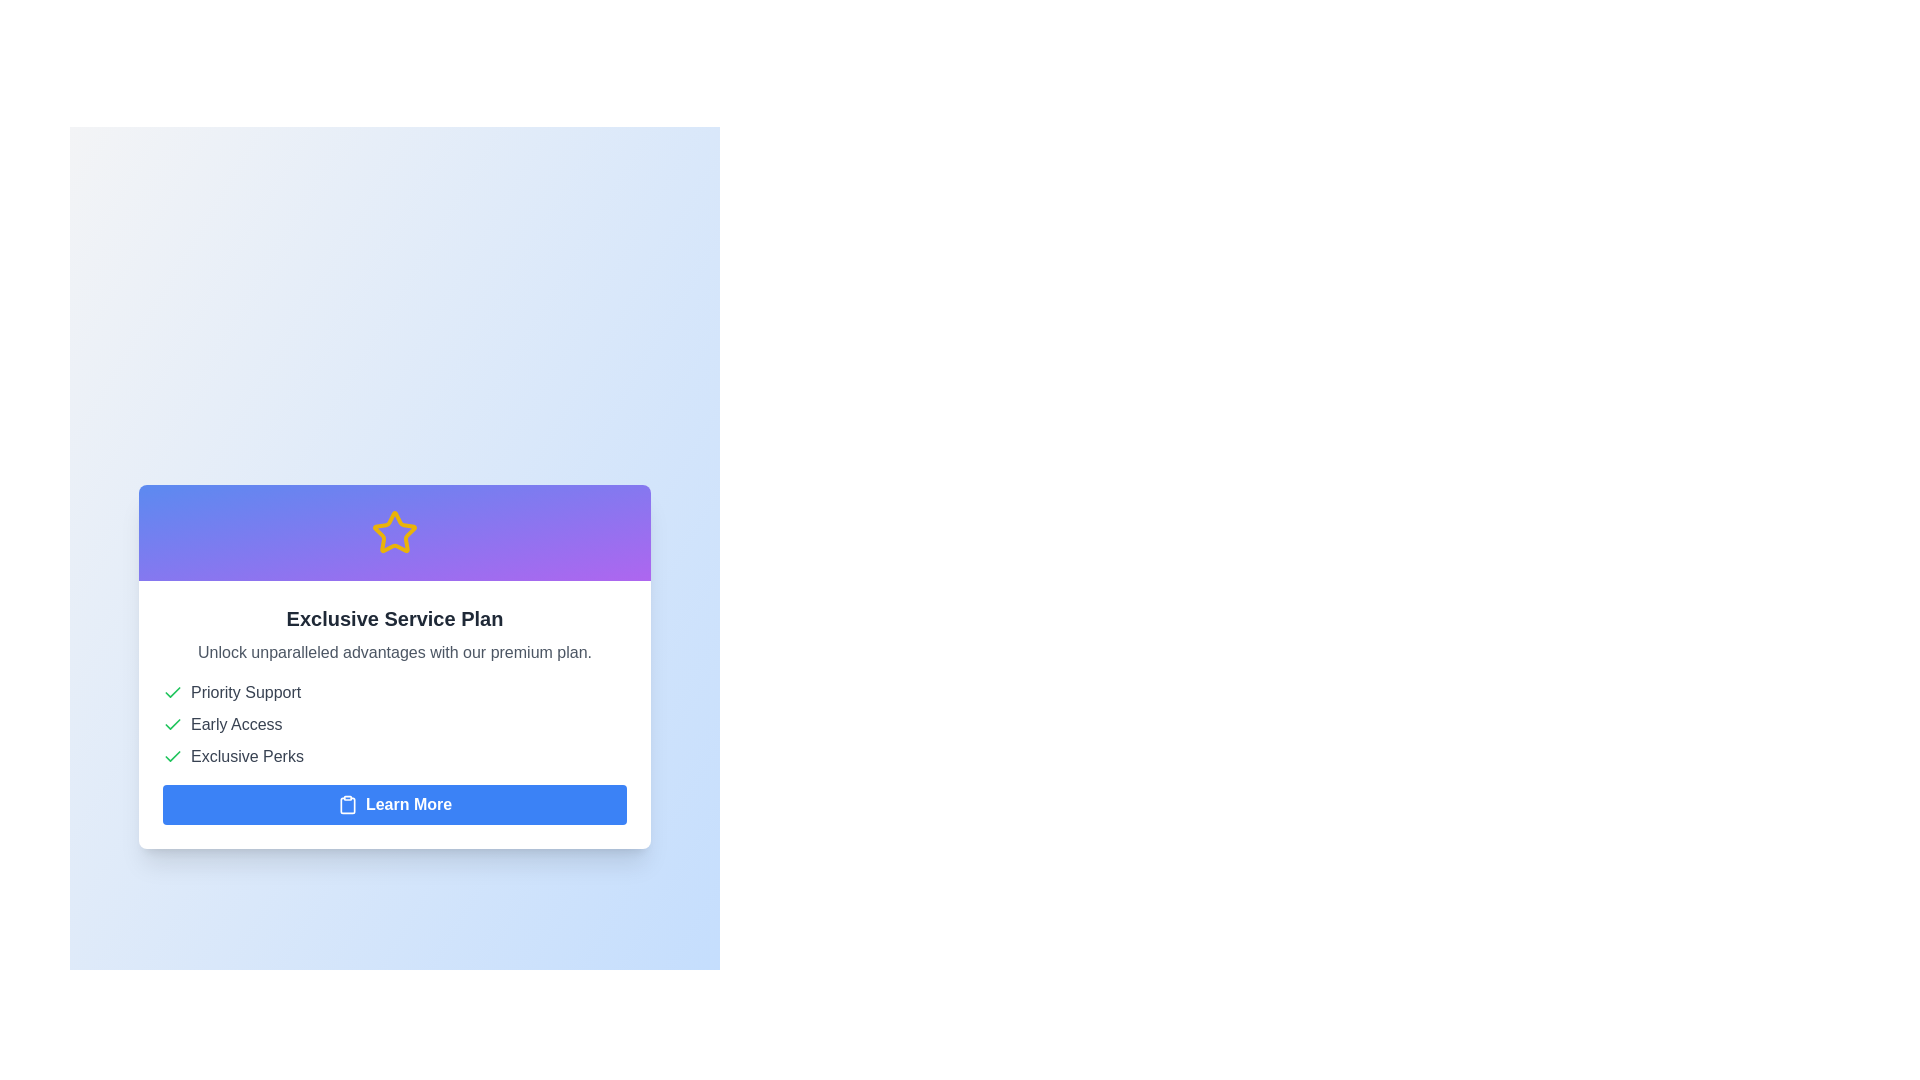  I want to click on the clipboard icon located within the 'Learn More' button at the bottom of a card-like structure, which indicates actions related to copying or data collection, so click(347, 804).